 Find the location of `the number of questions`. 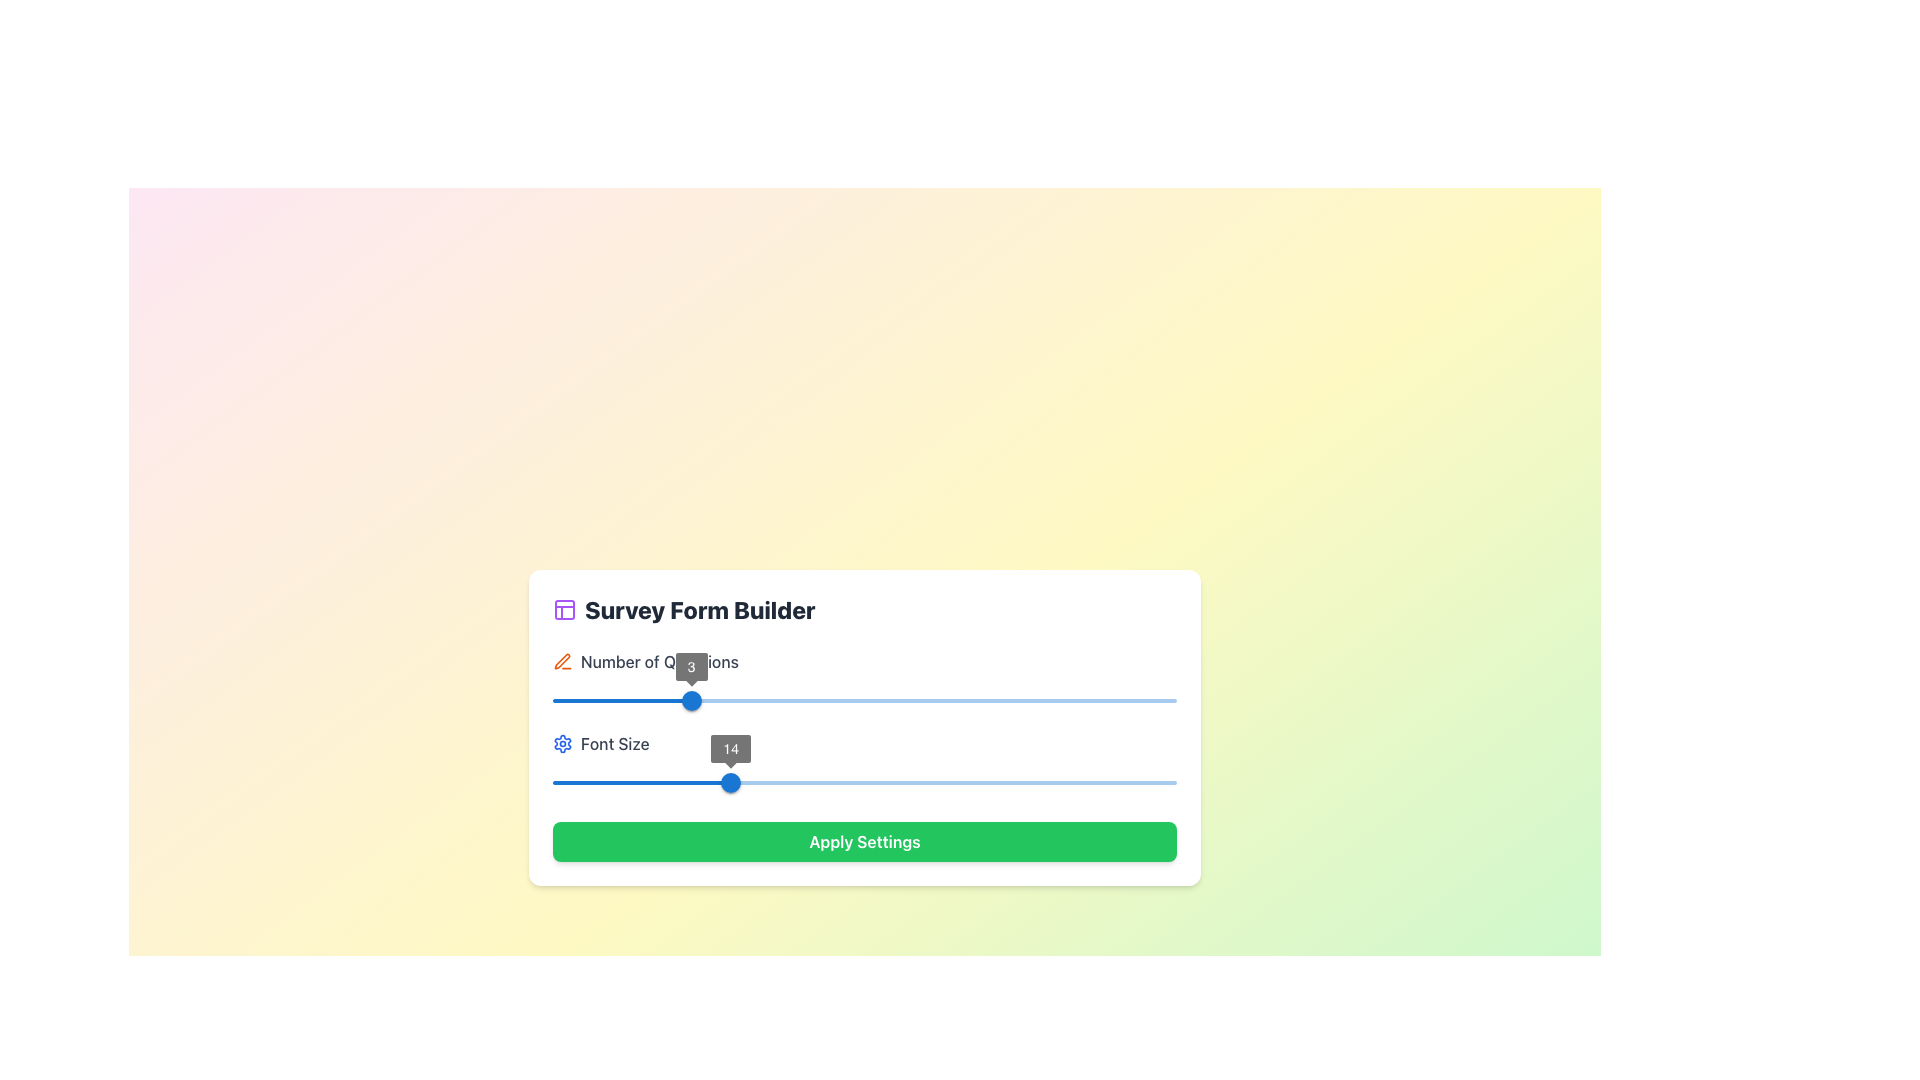

the number of questions is located at coordinates (969, 700).